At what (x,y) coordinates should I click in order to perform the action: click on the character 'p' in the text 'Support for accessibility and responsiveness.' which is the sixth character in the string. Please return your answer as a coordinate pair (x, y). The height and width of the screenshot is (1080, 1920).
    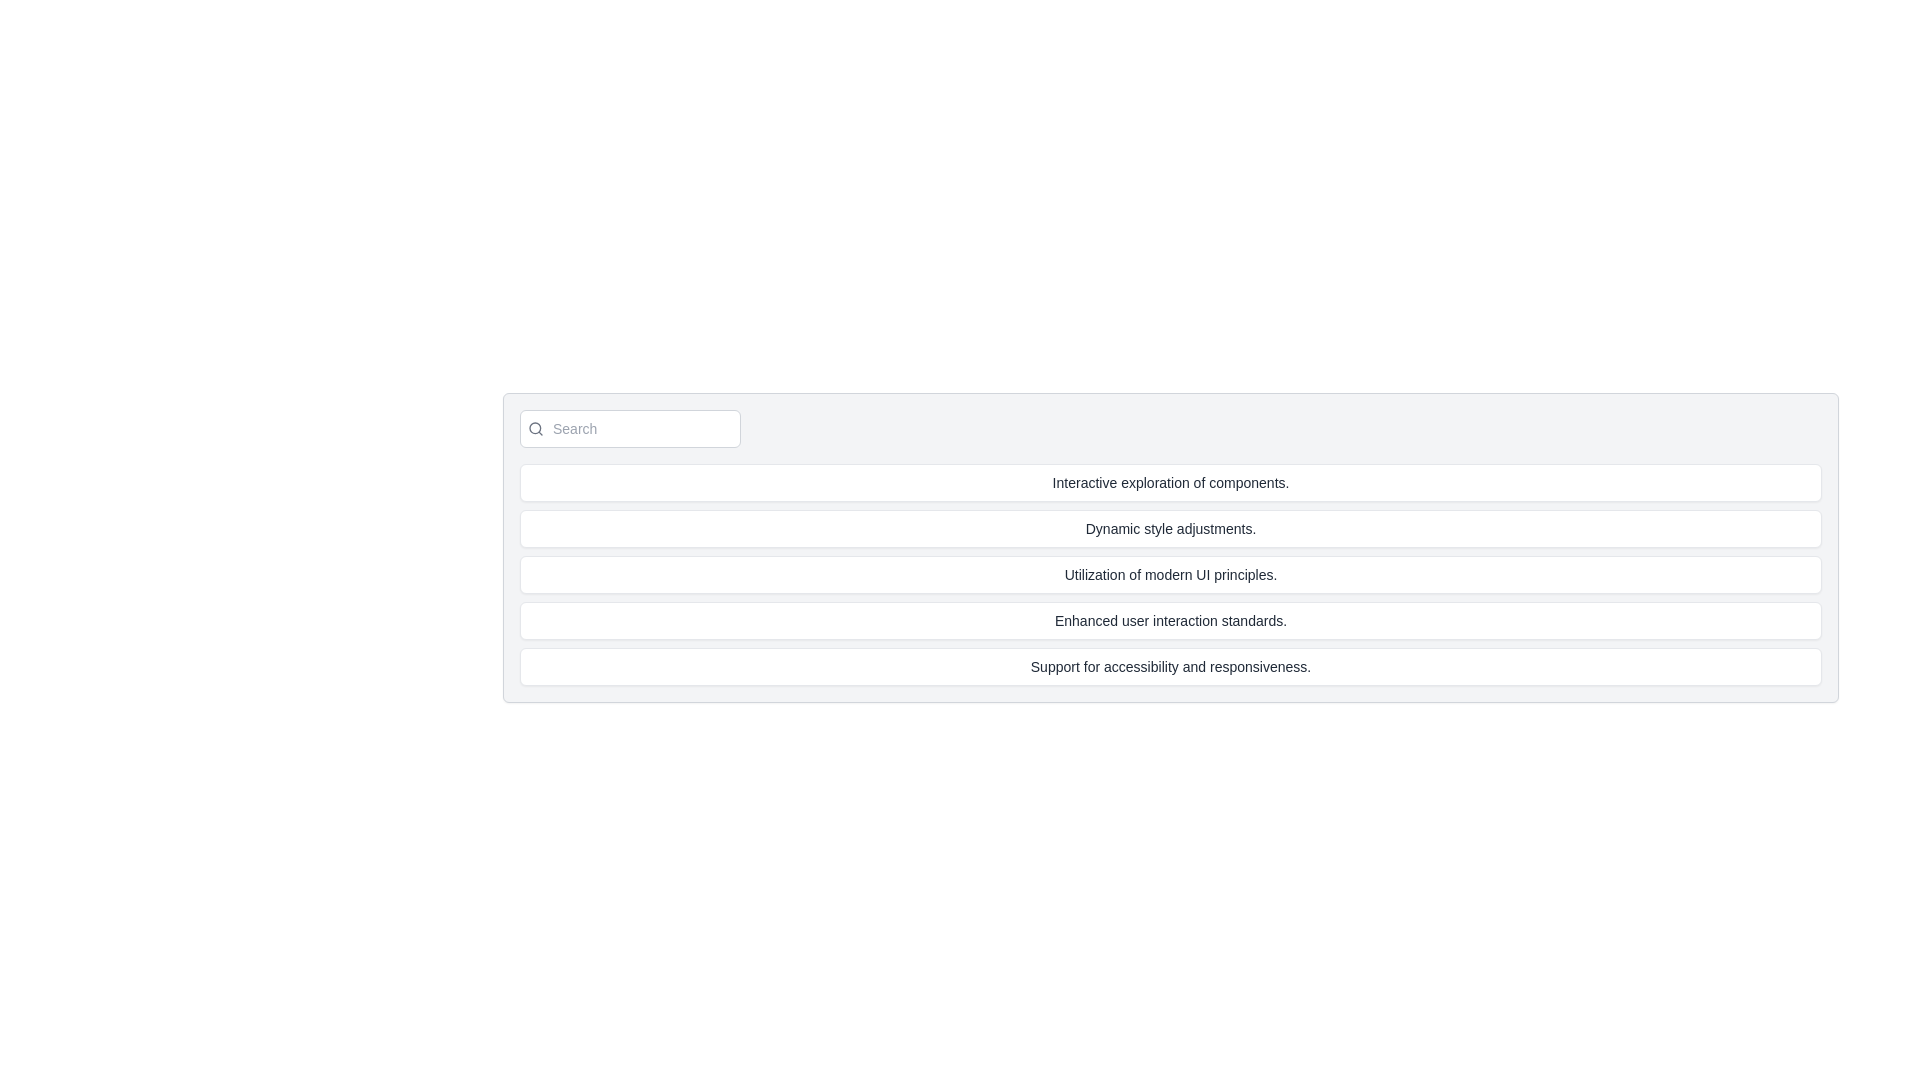
    Looking at the image, I should click on (1058, 667).